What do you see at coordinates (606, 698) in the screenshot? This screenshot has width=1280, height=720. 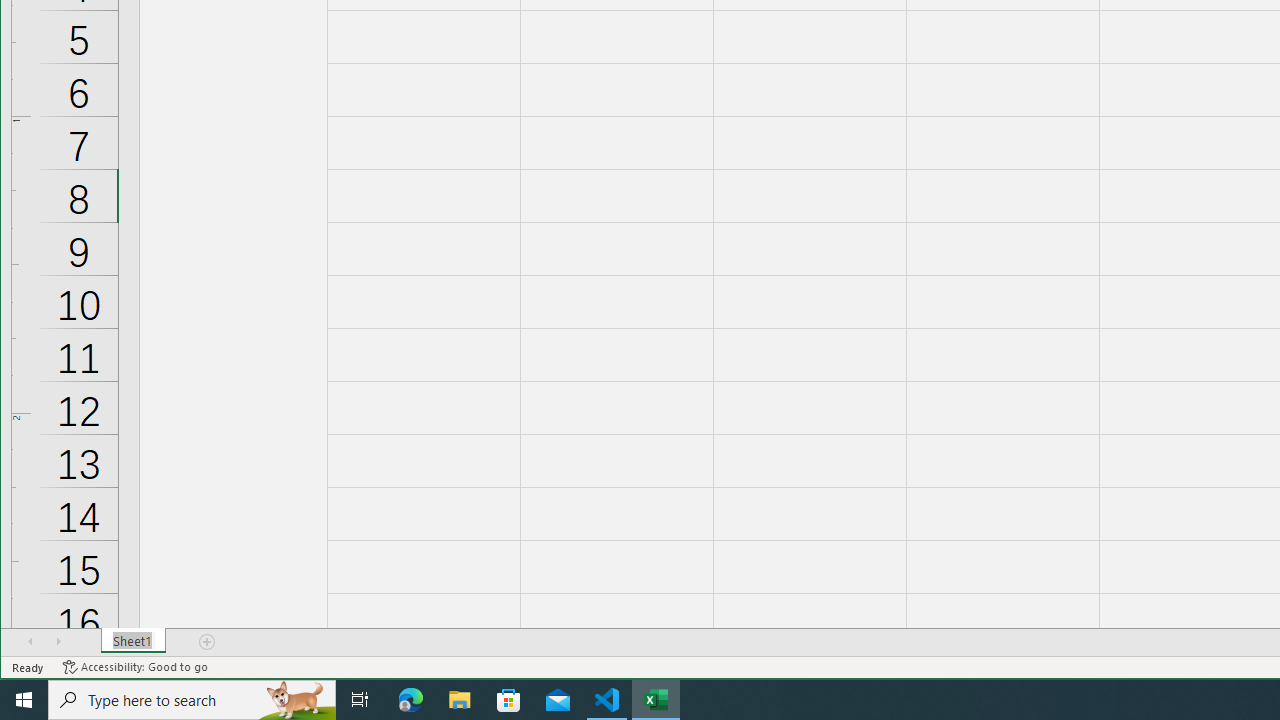 I see `'Visual Studio Code - 1 running window'` at bounding box center [606, 698].